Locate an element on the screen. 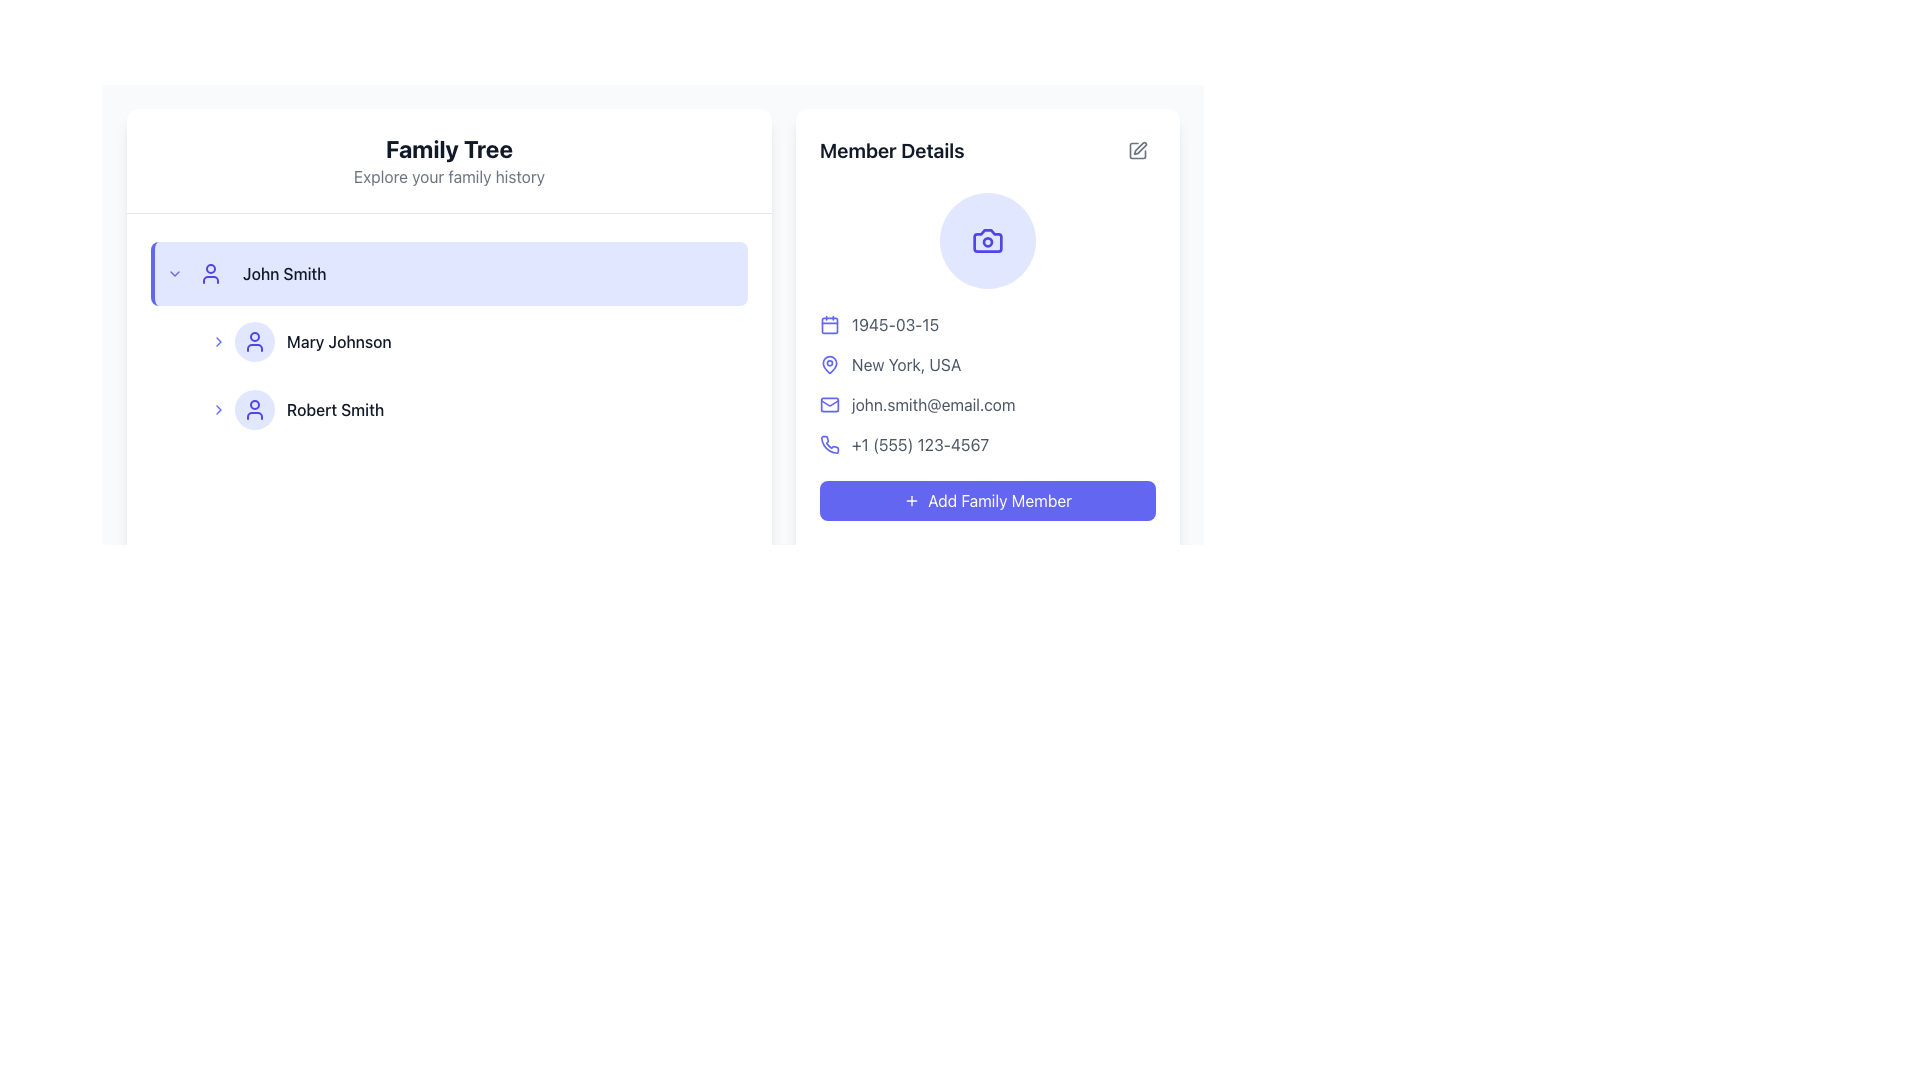 This screenshot has width=1920, height=1080. the second list item representing 'Robert Smith' is located at coordinates (456, 408).